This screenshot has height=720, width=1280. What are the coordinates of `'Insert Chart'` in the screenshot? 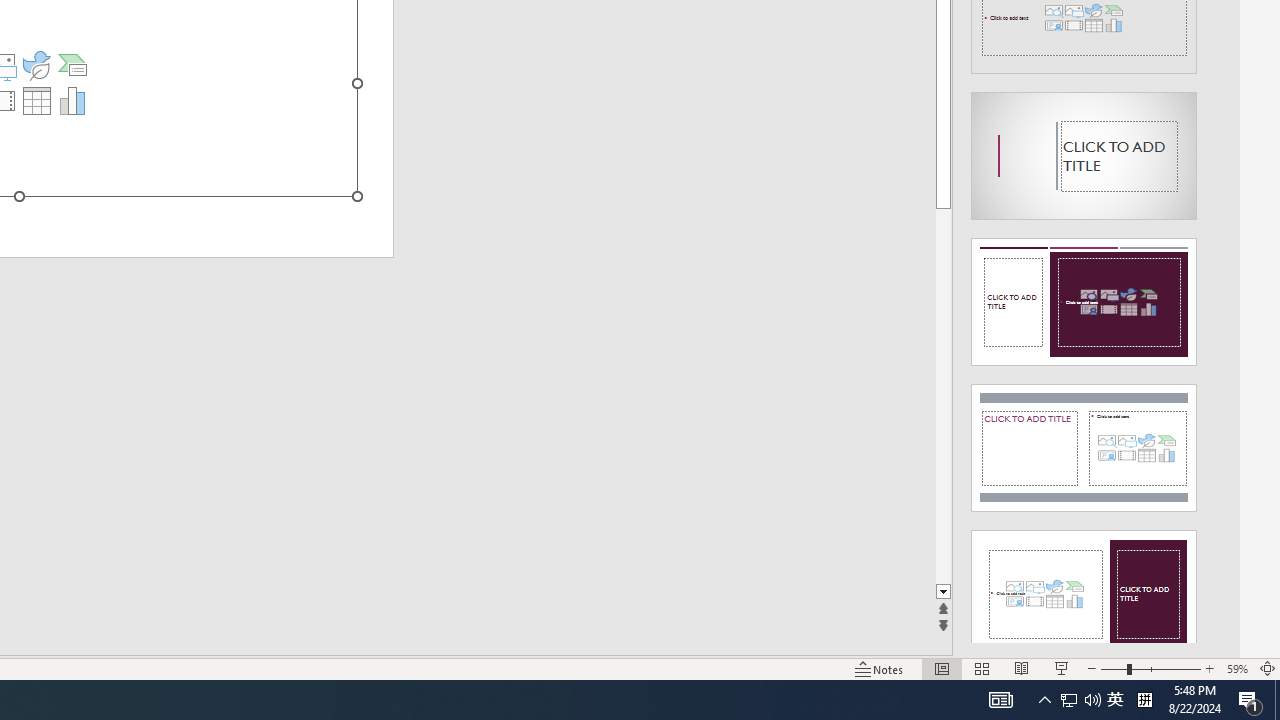 It's located at (73, 100).